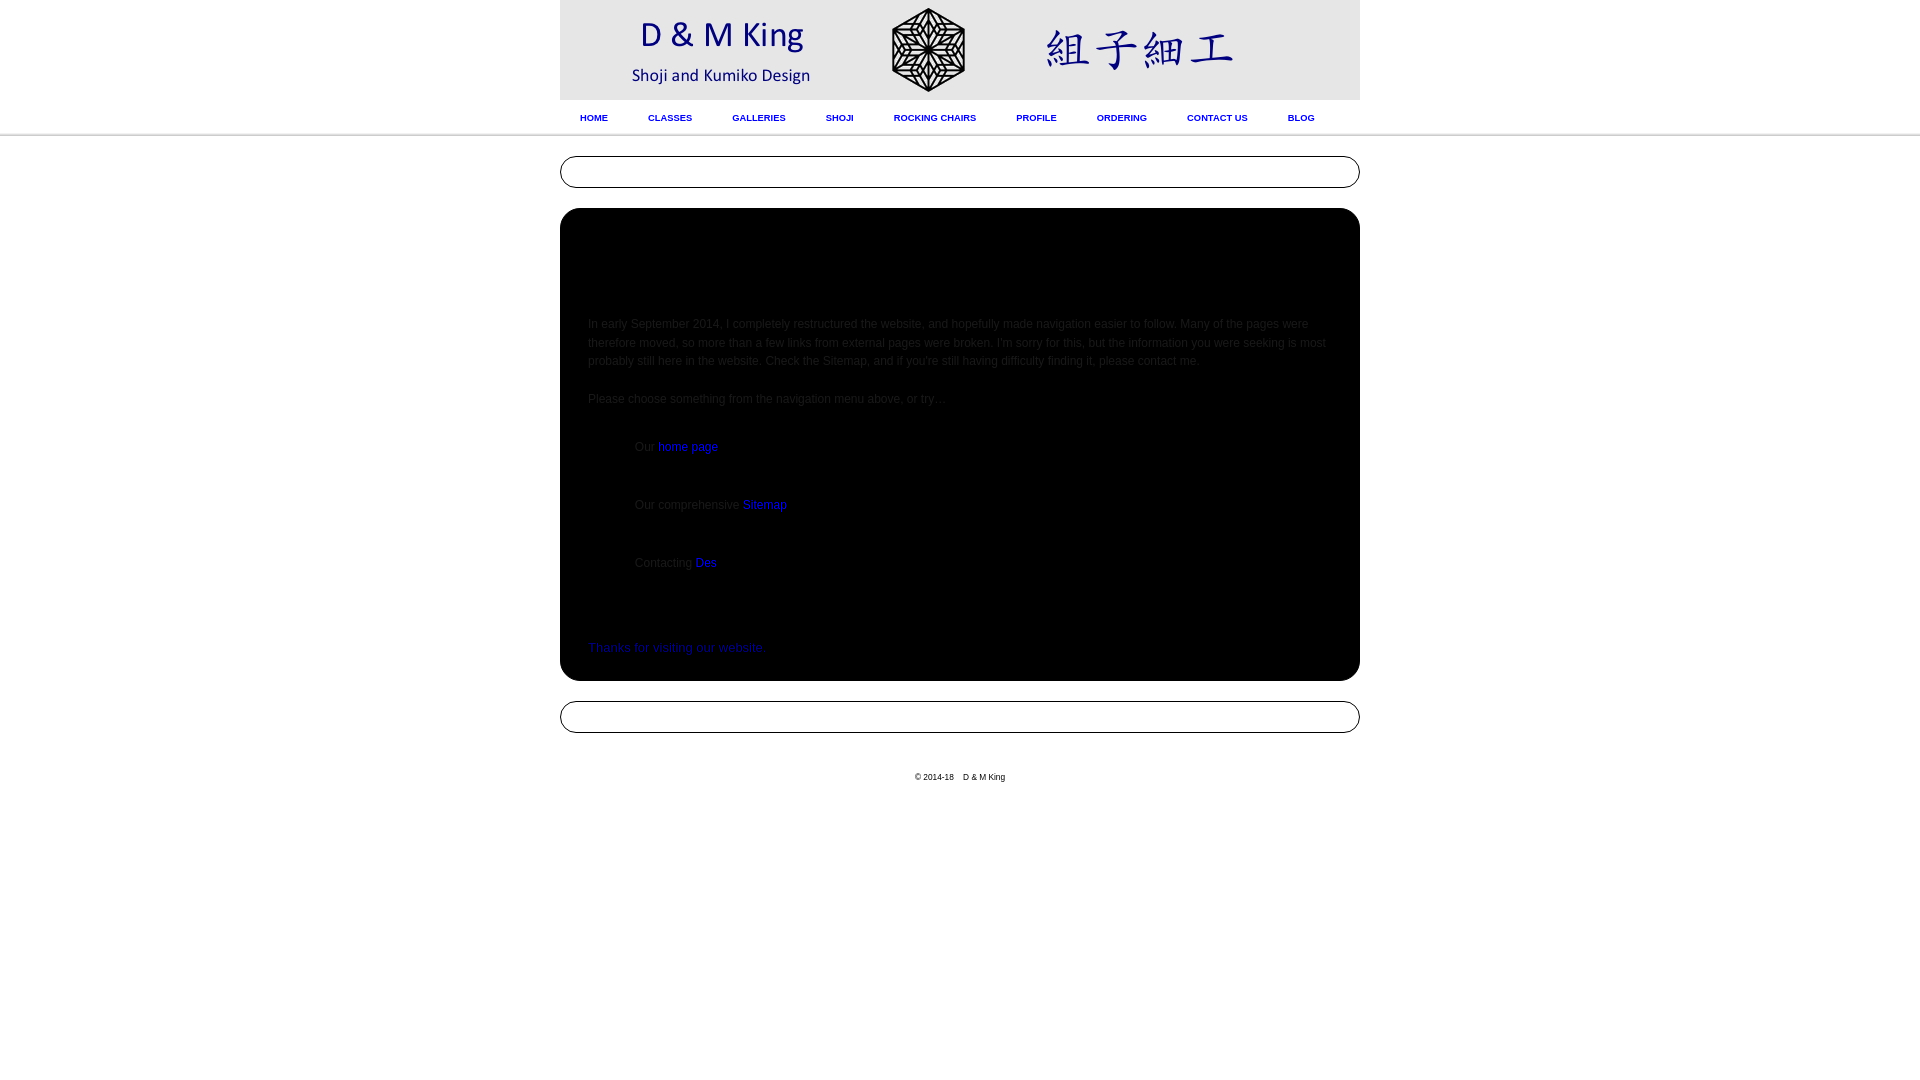 This screenshot has width=1920, height=1080. What do you see at coordinates (670, 118) in the screenshot?
I see `'CLASSES'` at bounding box center [670, 118].